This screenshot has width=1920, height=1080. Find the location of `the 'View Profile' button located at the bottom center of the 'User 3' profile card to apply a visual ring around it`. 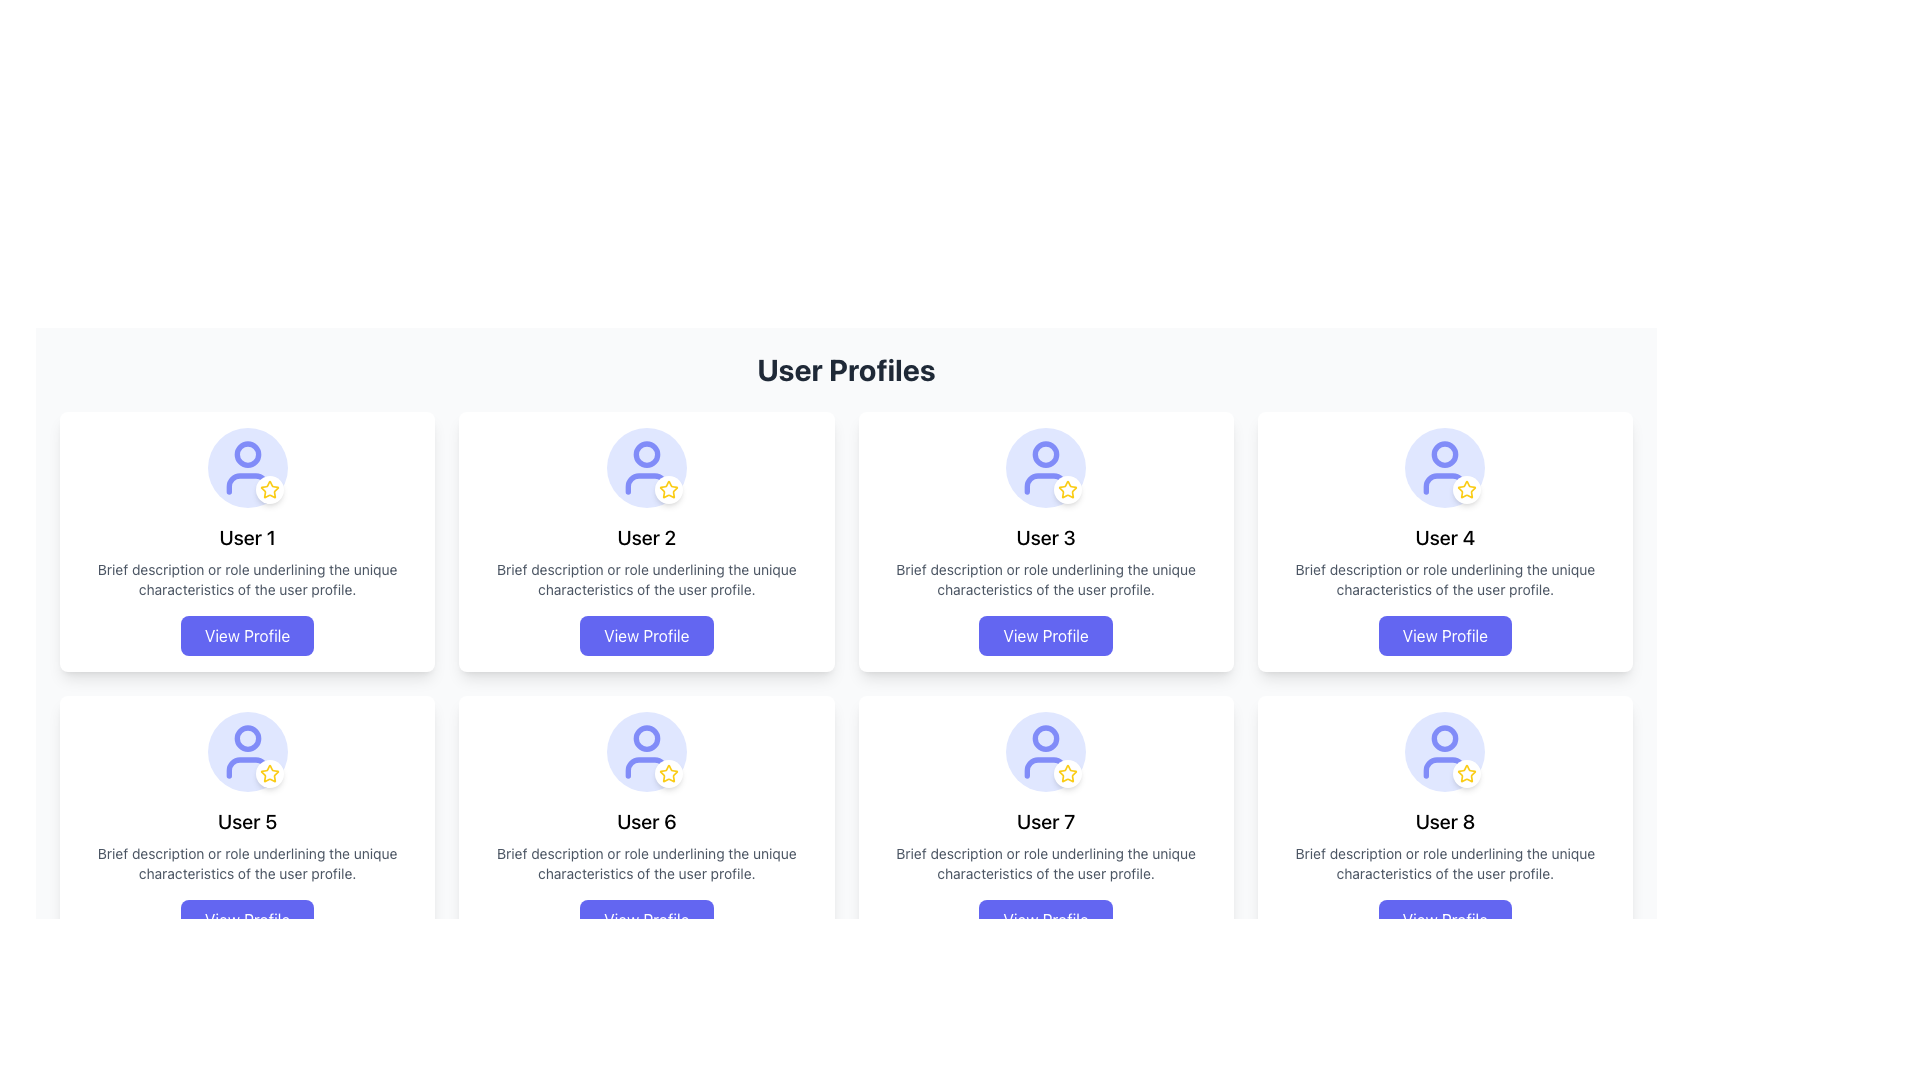

the 'View Profile' button located at the bottom center of the 'User 3' profile card to apply a visual ring around it is located at coordinates (1045, 636).